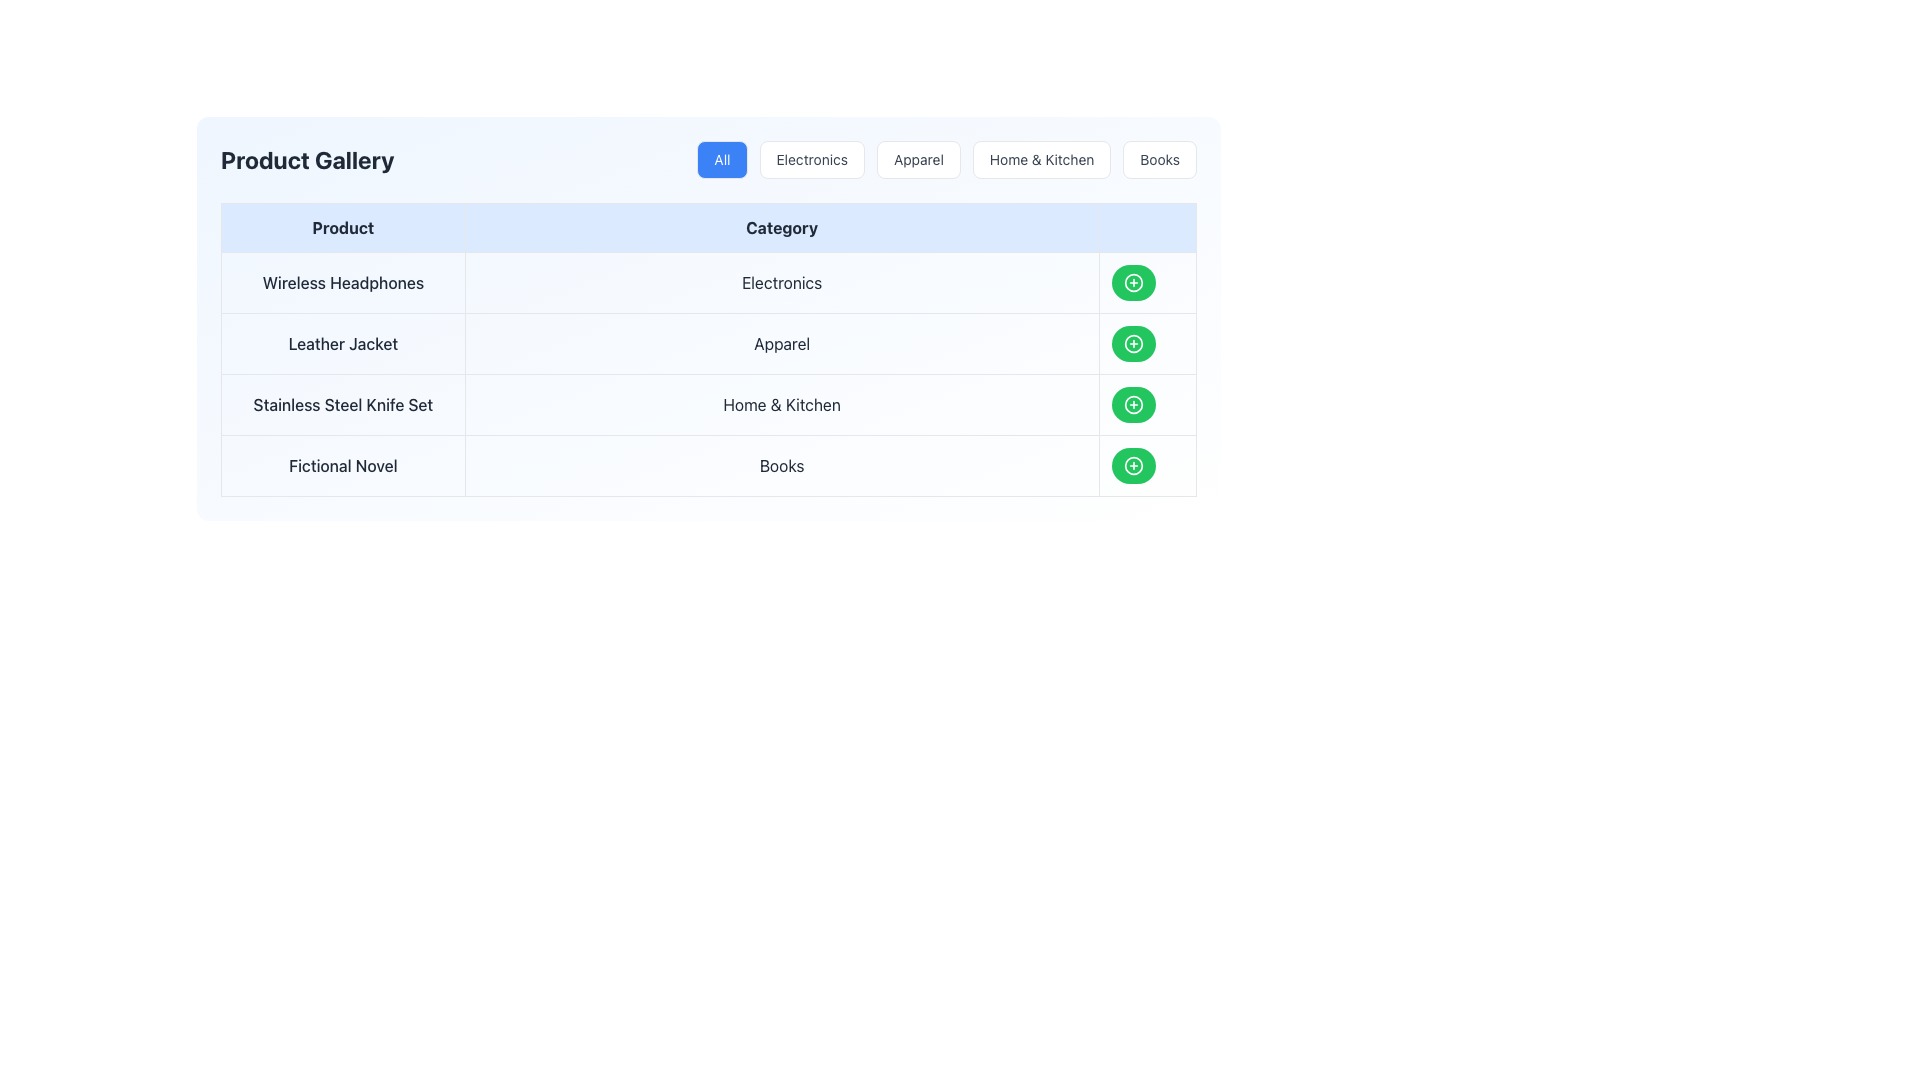 This screenshot has height=1080, width=1920. Describe the element at coordinates (343, 226) in the screenshot. I see `the 'Product names' header in the upper-left section of the table, which designates the type of data listed under it` at that location.